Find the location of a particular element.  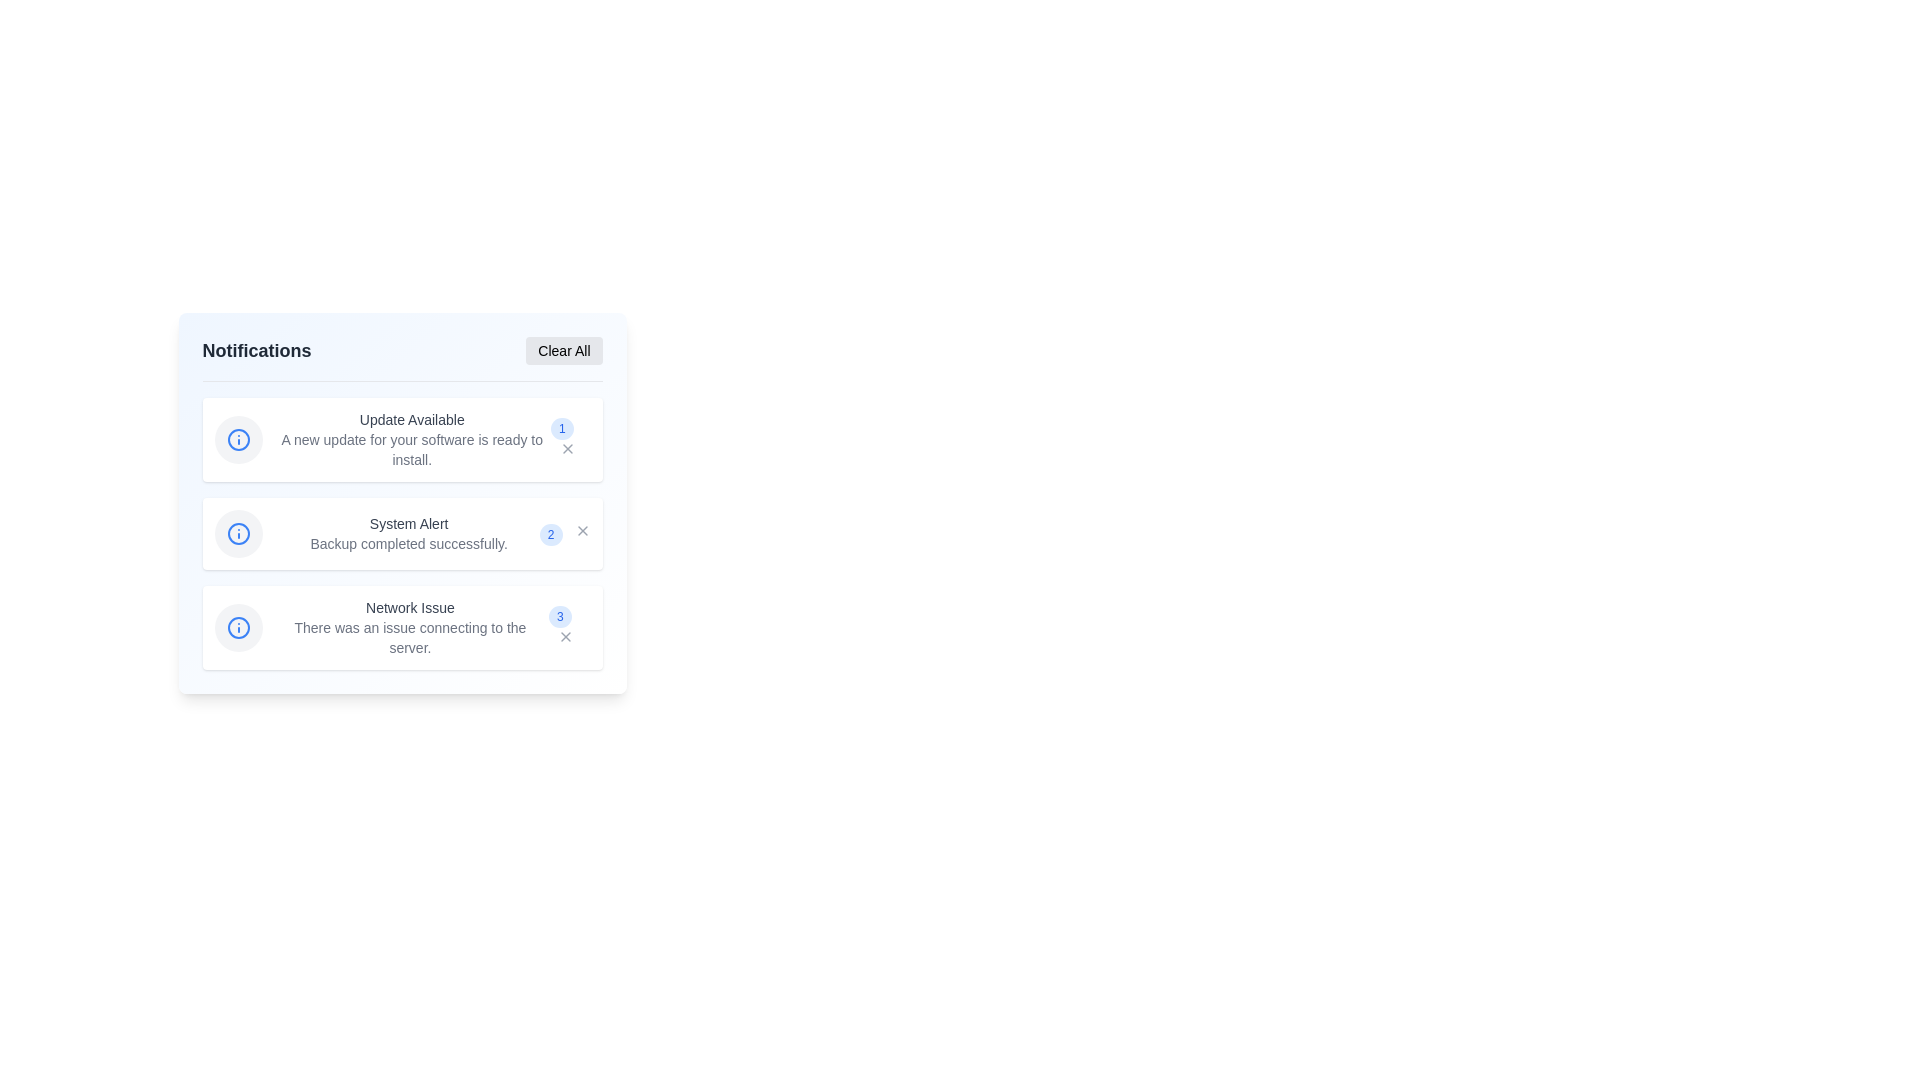

text from the Text Label which serves as the title of the notification card, positioned at the top-left of the card is located at coordinates (408, 523).